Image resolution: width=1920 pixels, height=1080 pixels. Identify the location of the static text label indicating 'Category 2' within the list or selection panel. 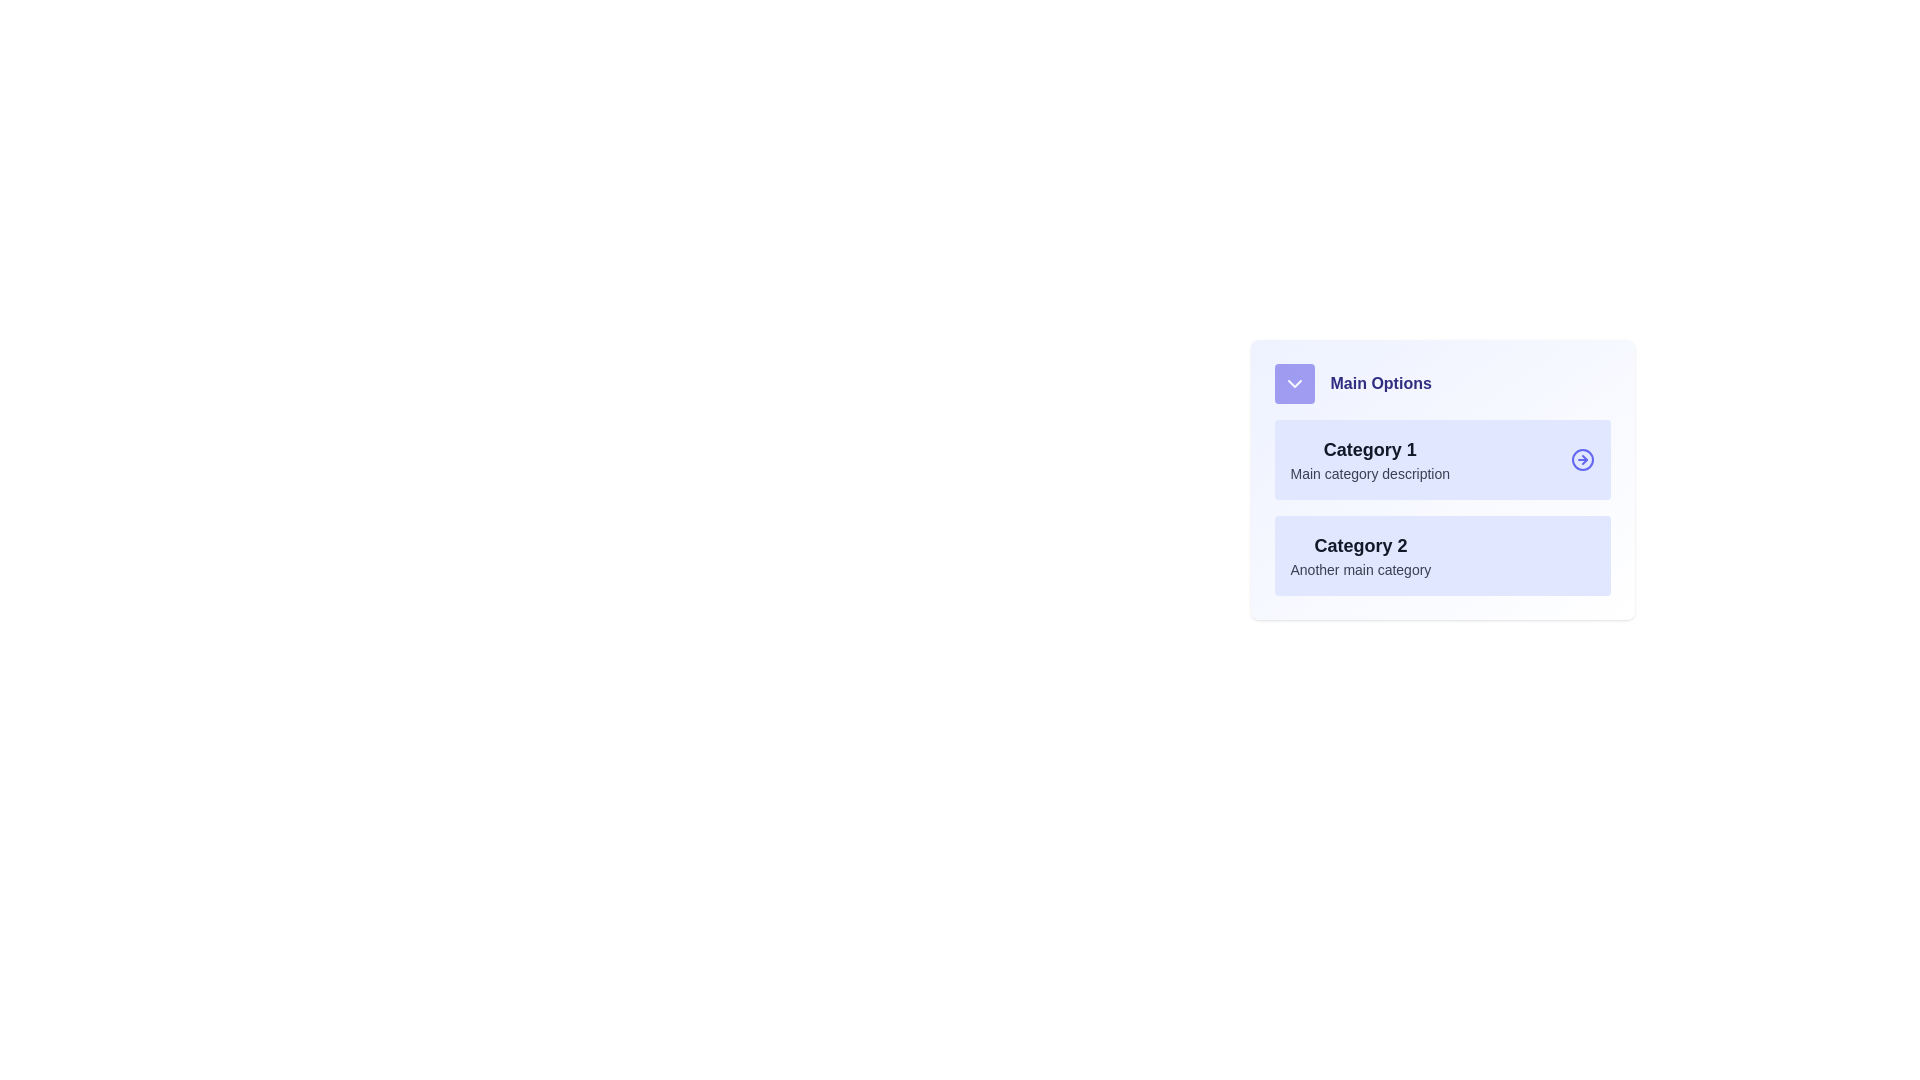
(1360, 546).